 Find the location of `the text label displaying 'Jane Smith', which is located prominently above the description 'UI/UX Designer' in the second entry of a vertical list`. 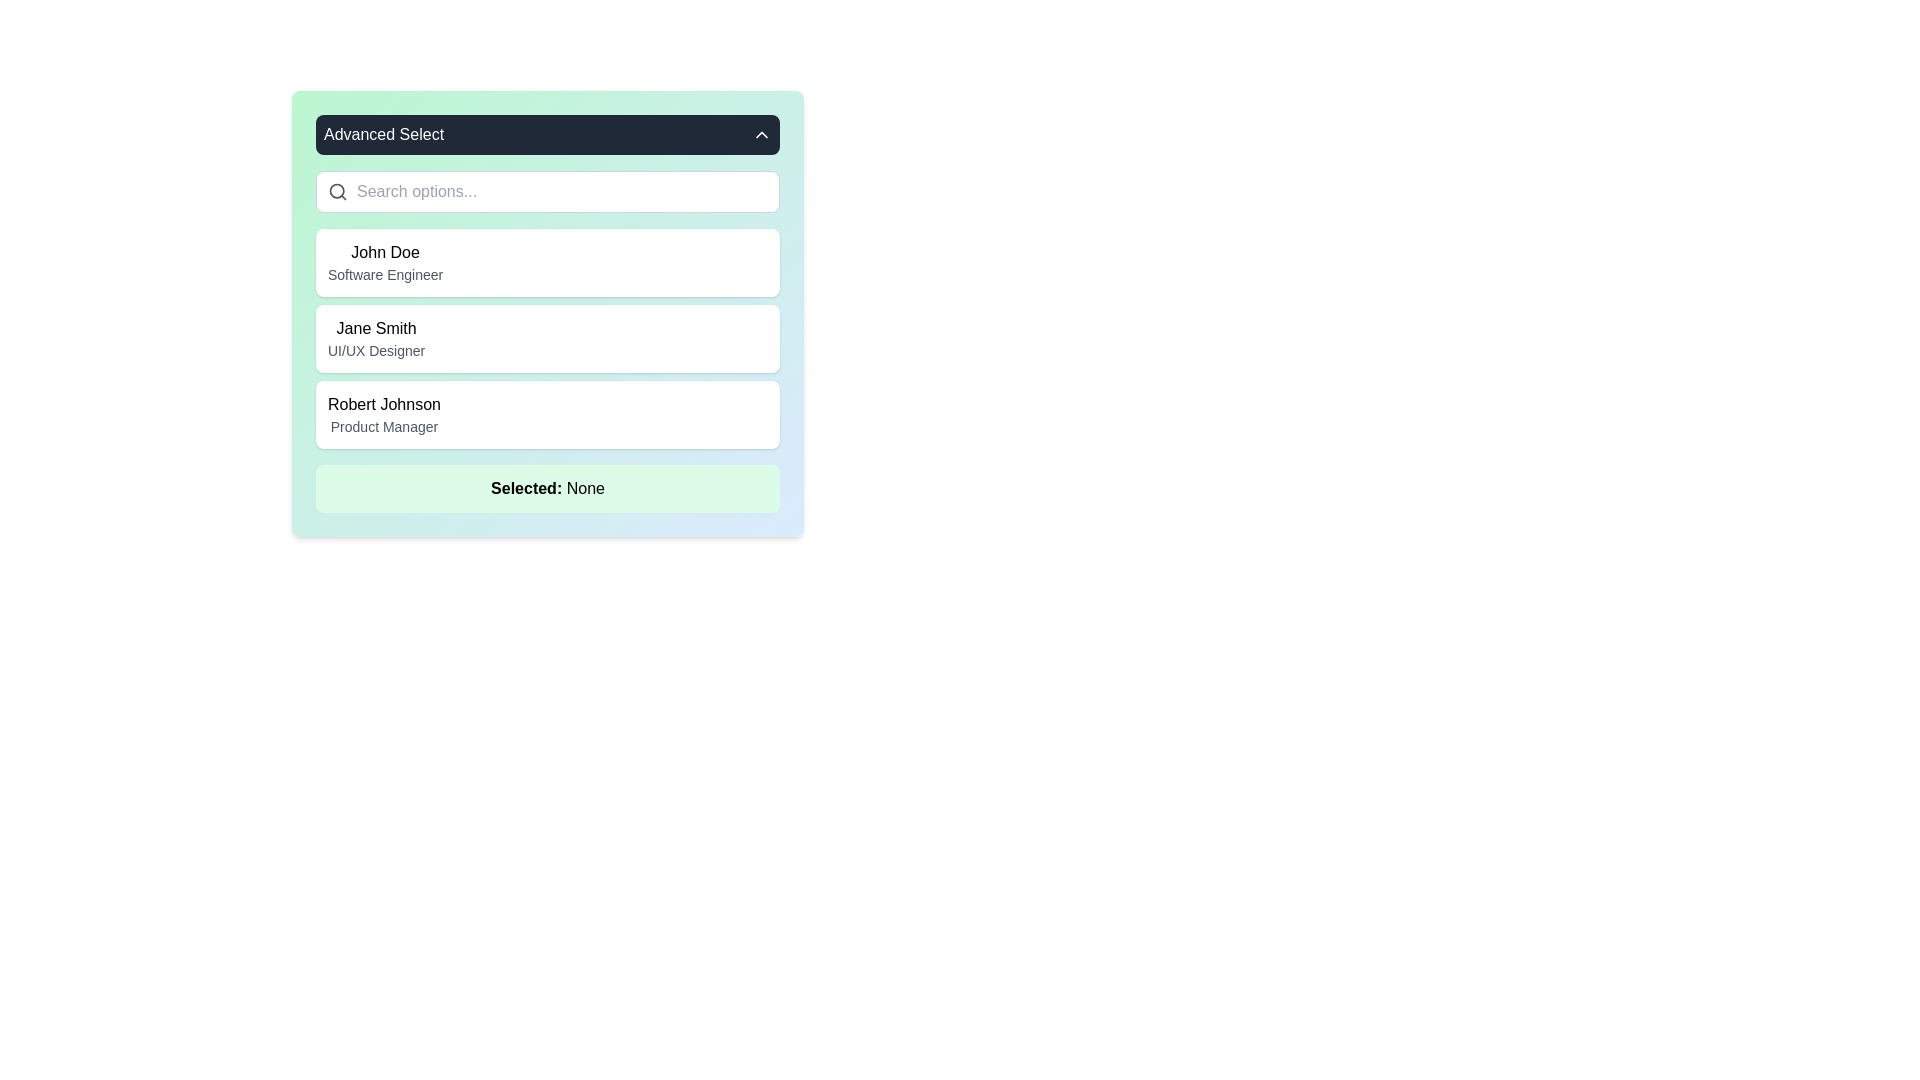

the text label displaying 'Jane Smith', which is located prominently above the description 'UI/UX Designer' in the second entry of a vertical list is located at coordinates (376, 327).